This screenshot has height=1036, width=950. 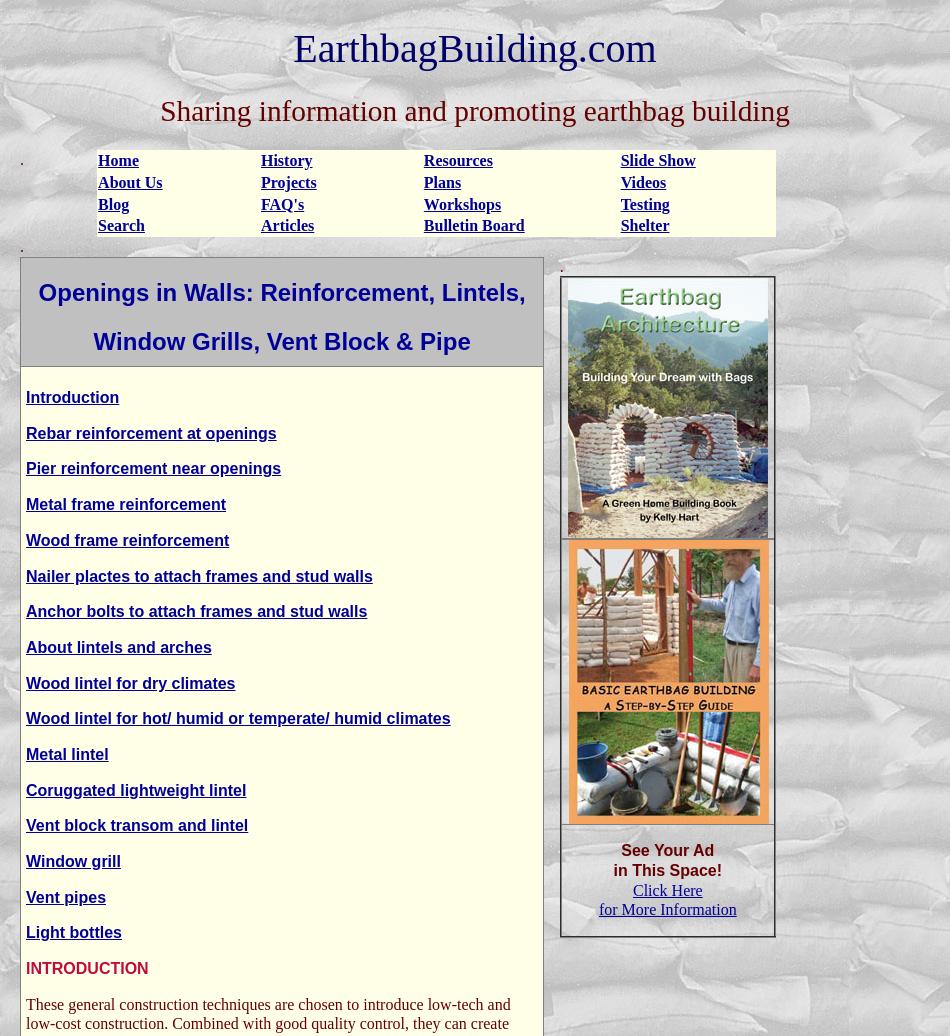 What do you see at coordinates (26, 861) in the screenshot?
I see `'Window grill'` at bounding box center [26, 861].